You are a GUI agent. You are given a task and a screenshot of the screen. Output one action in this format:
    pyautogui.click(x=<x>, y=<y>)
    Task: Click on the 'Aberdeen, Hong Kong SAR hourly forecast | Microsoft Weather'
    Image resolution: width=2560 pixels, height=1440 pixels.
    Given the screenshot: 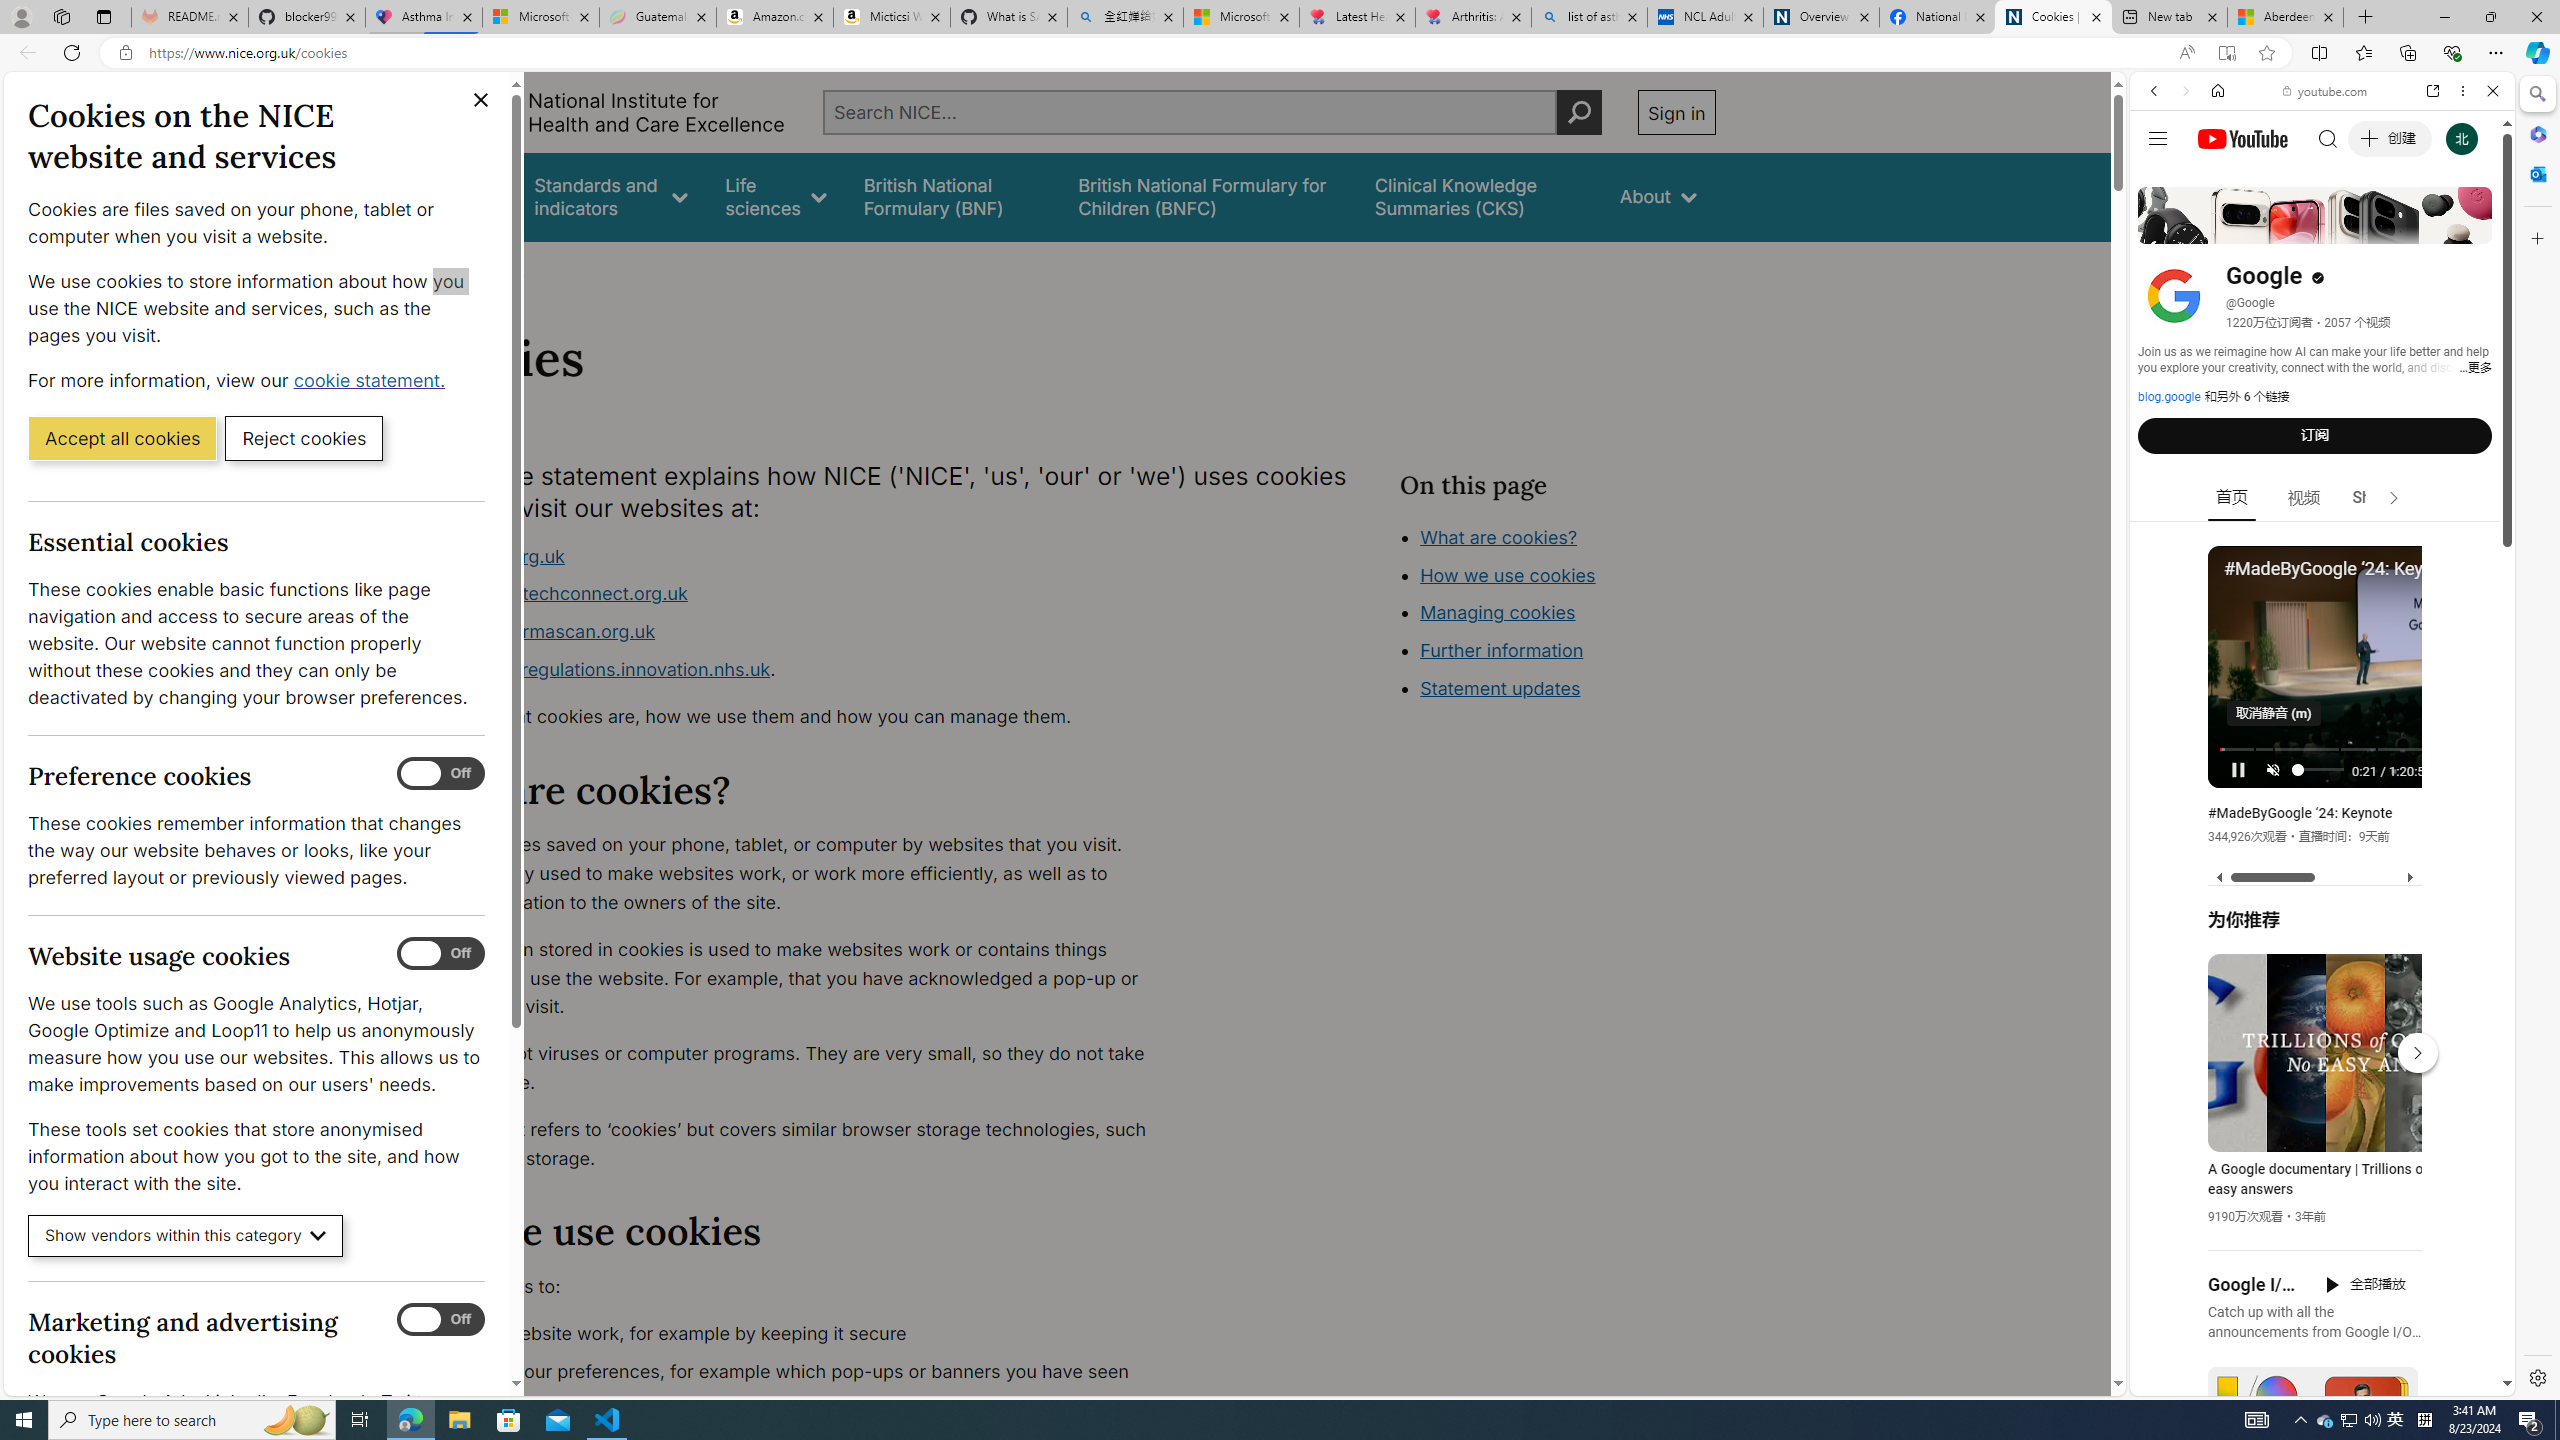 What is the action you would take?
    pyautogui.click(x=2286, y=16)
    